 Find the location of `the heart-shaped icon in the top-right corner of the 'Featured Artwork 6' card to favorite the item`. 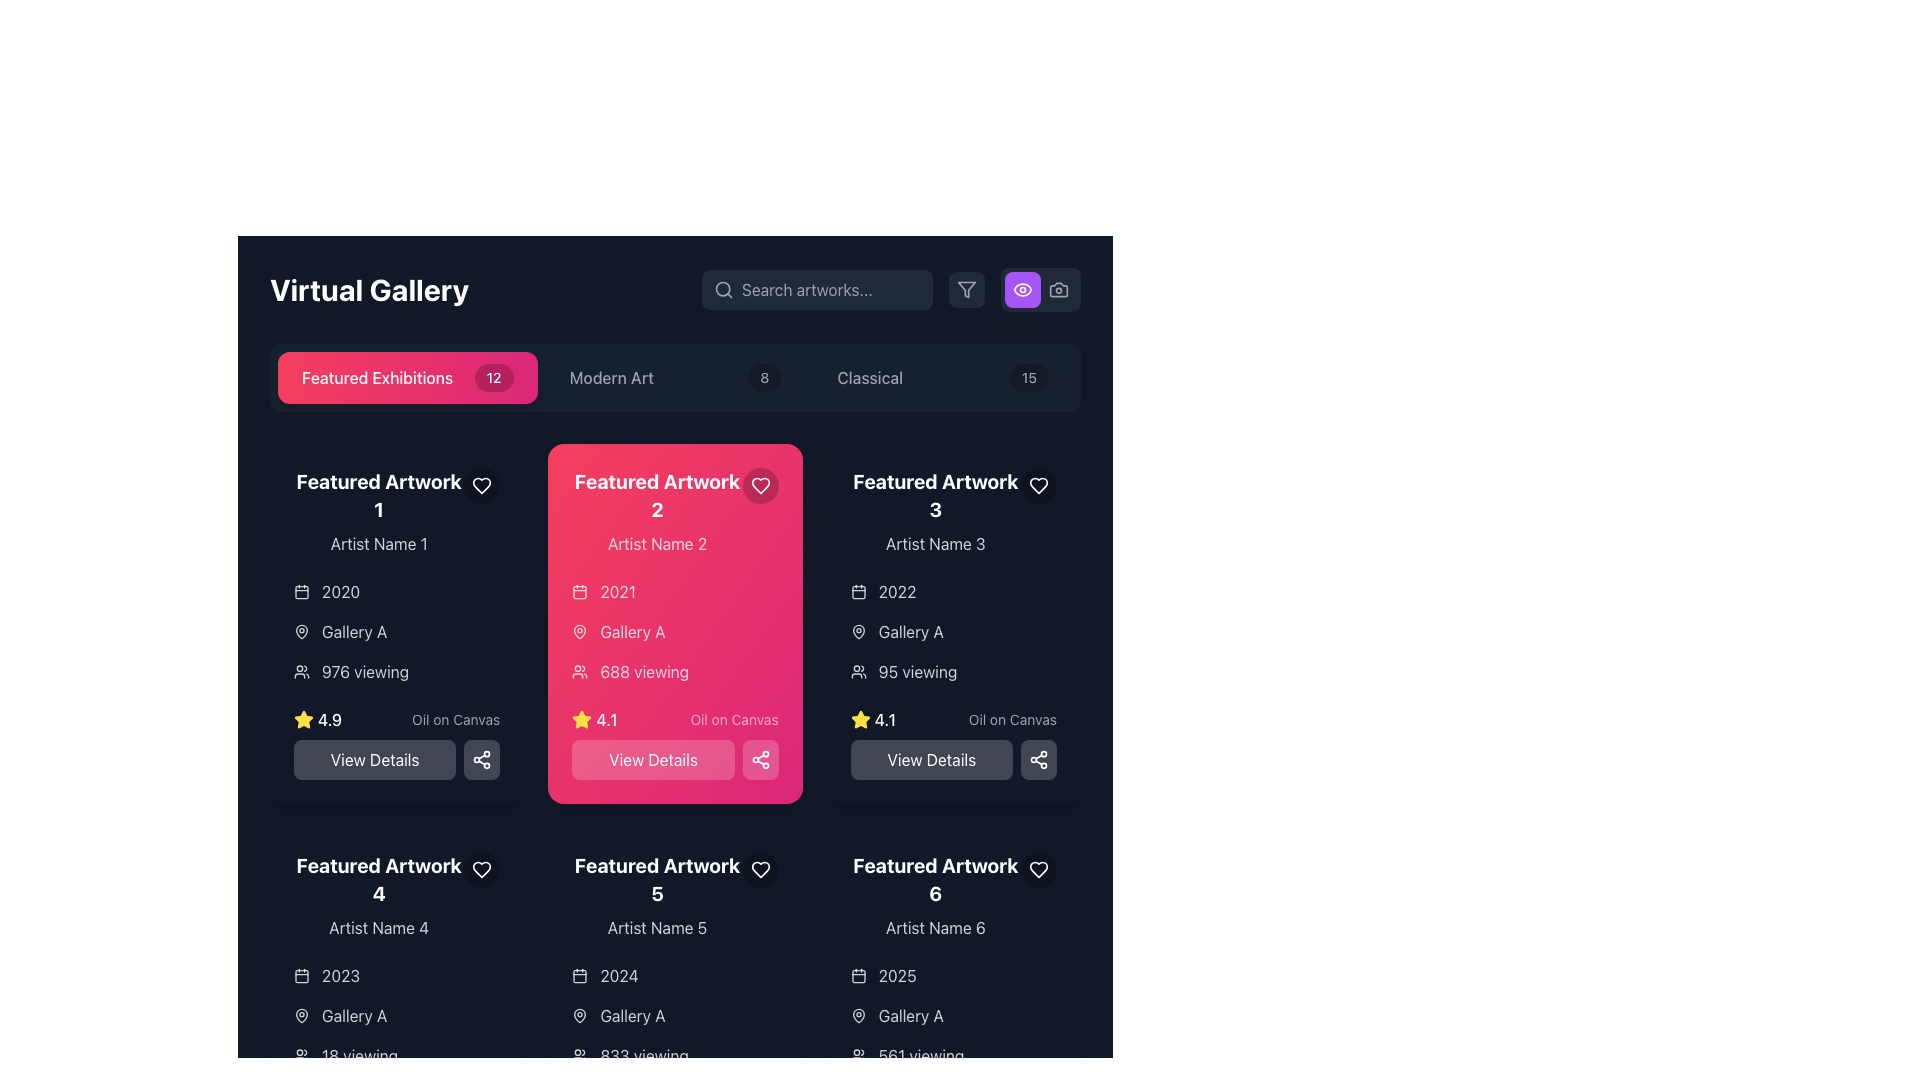

the heart-shaped icon in the top-right corner of the 'Featured Artwork 6' card to favorite the item is located at coordinates (1037, 869).